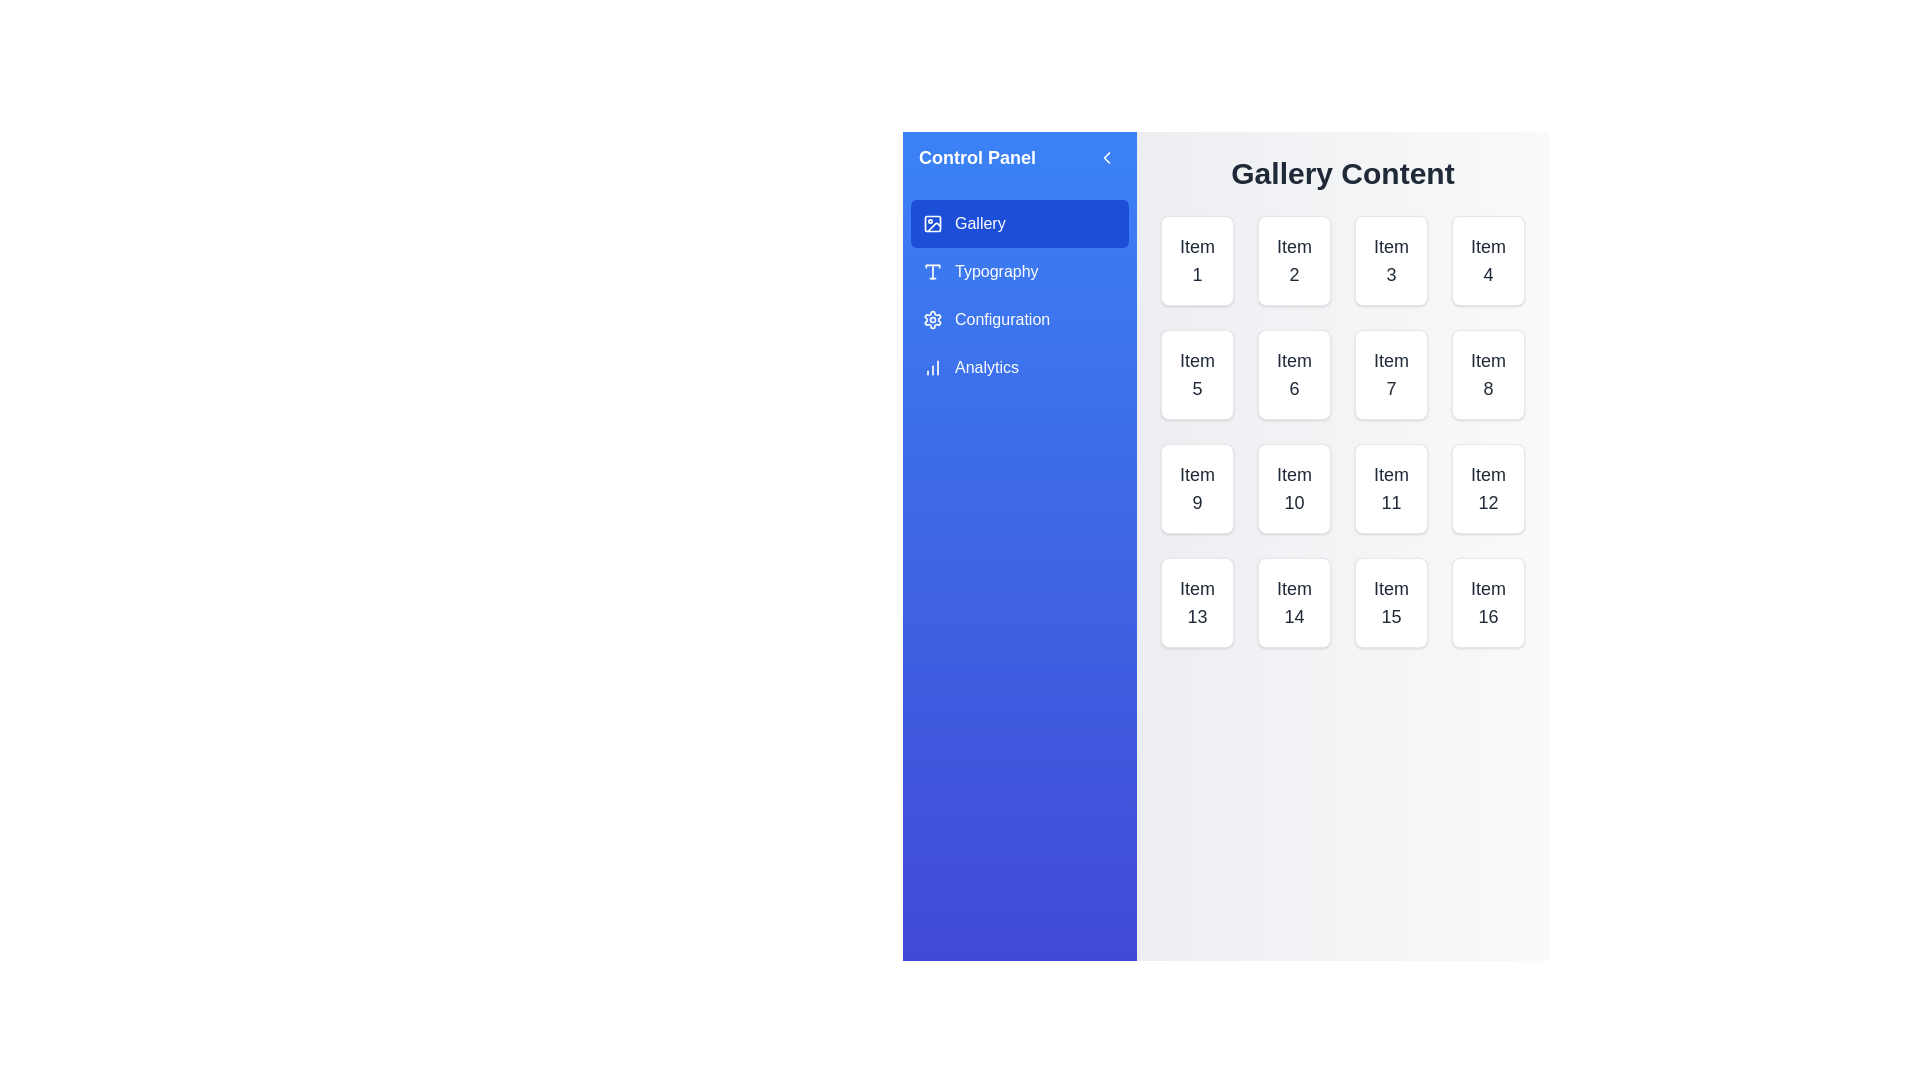 This screenshot has height=1080, width=1920. Describe the element at coordinates (1019, 272) in the screenshot. I see `the category Typography from the menu` at that location.